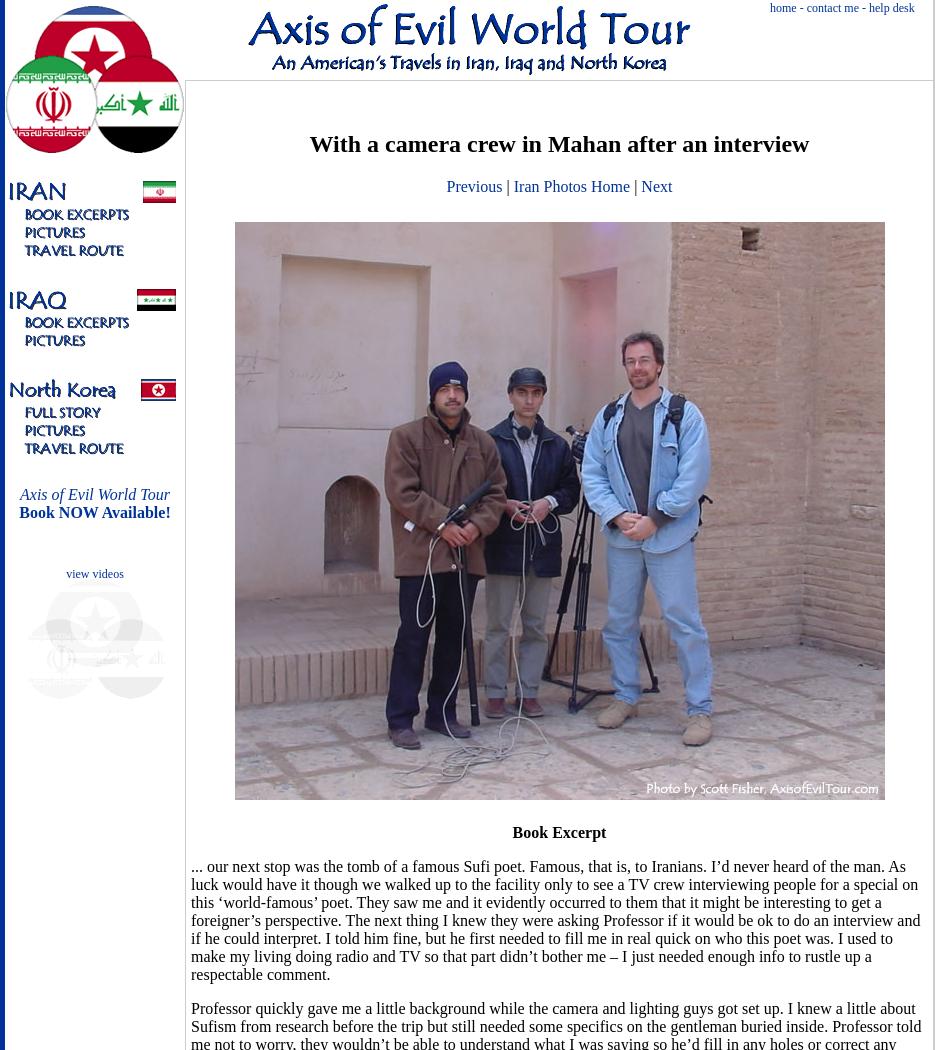  Describe the element at coordinates (190, 919) in the screenshot. I see `'... our next stop was the tomb of a famous Sufi poet. Famous, that is, to Iranians. I’d never heard of the man. As luck would have it though we walked up to the facility only to see a TV crew interviewing people for a special on this ‘world-famous’ poet. They saw me and it evidently occurred to them that it might be interesting to get a foreigner’s perspective. The next thing I knew they were asking Professor if it would be ok to do an interview and if he could interpret. I told him fine, but he first needed to fill me in real quick on who this poet was. I used to make my living doing radio and TV so that part didn’t bother me – I just needed enough info to rustle up a respectable comment.'` at that location.